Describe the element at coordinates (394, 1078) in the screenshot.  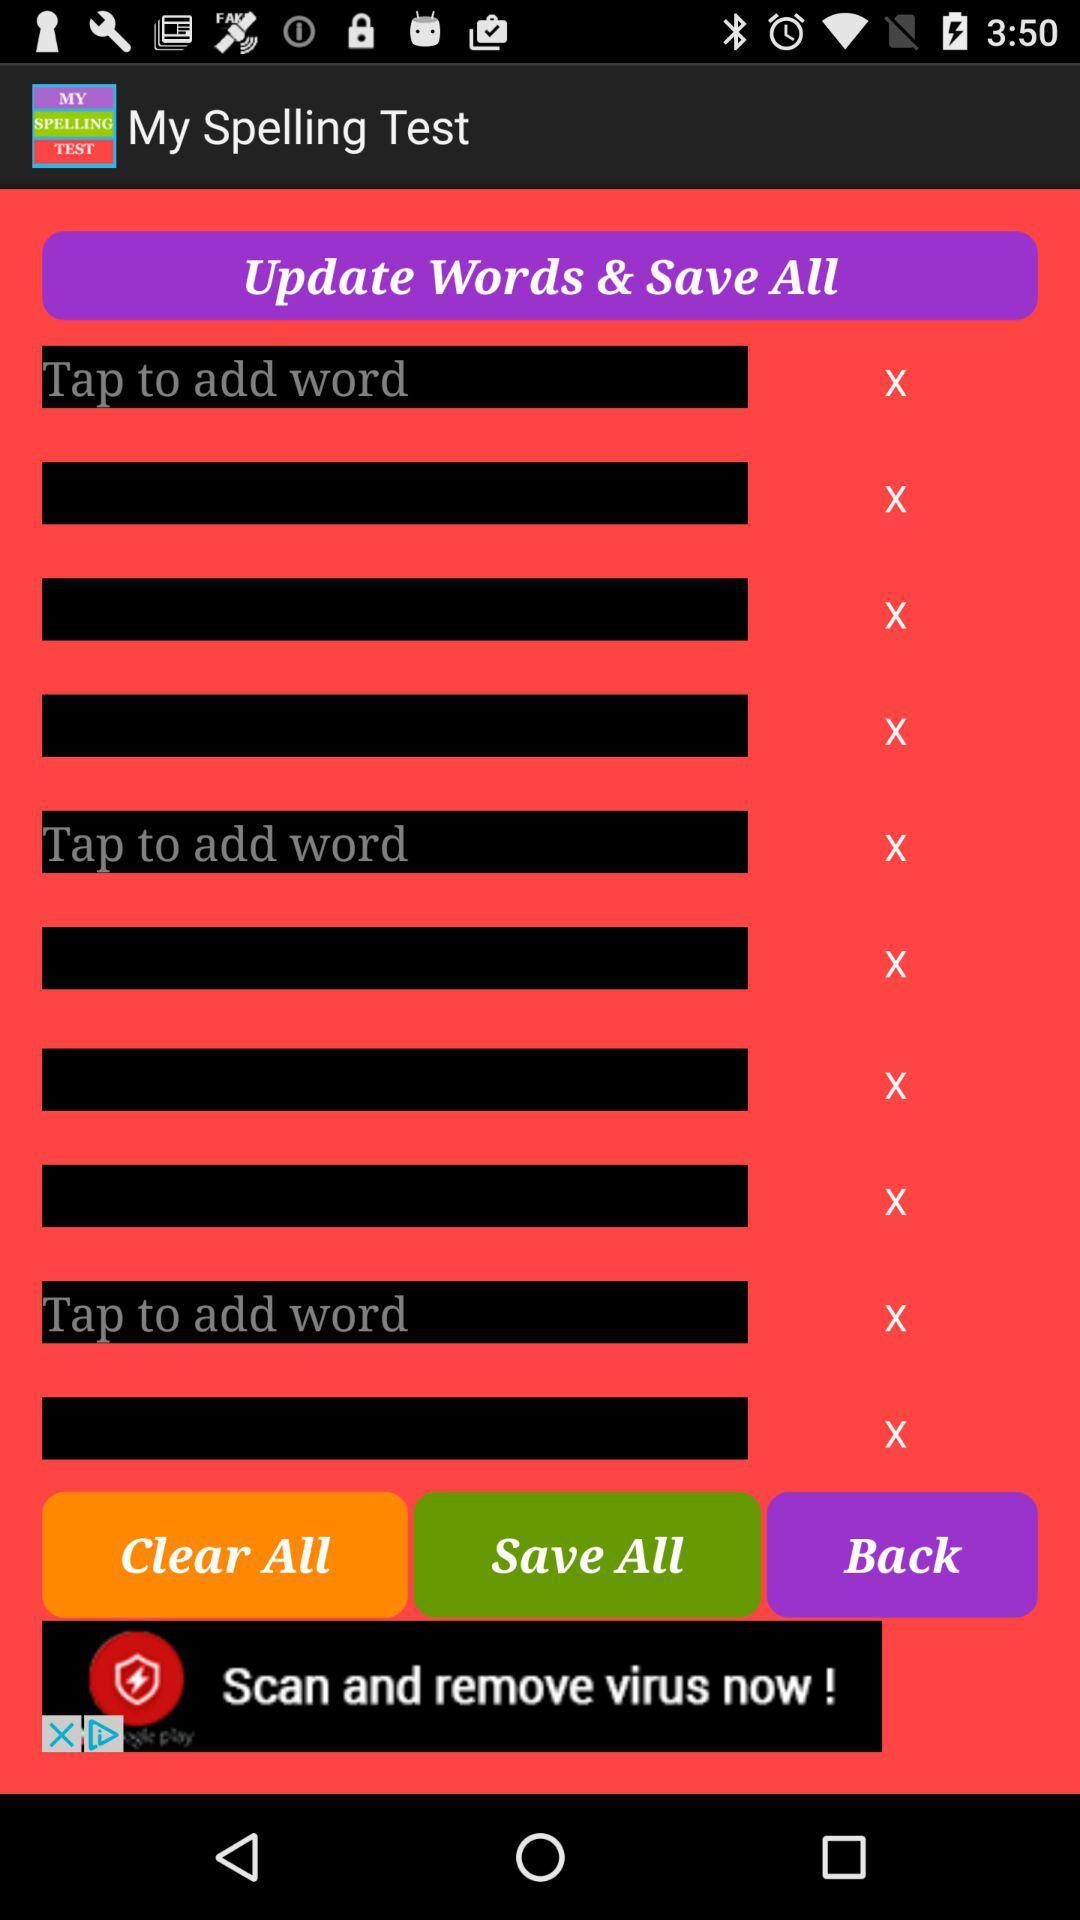
I see `write word` at that location.